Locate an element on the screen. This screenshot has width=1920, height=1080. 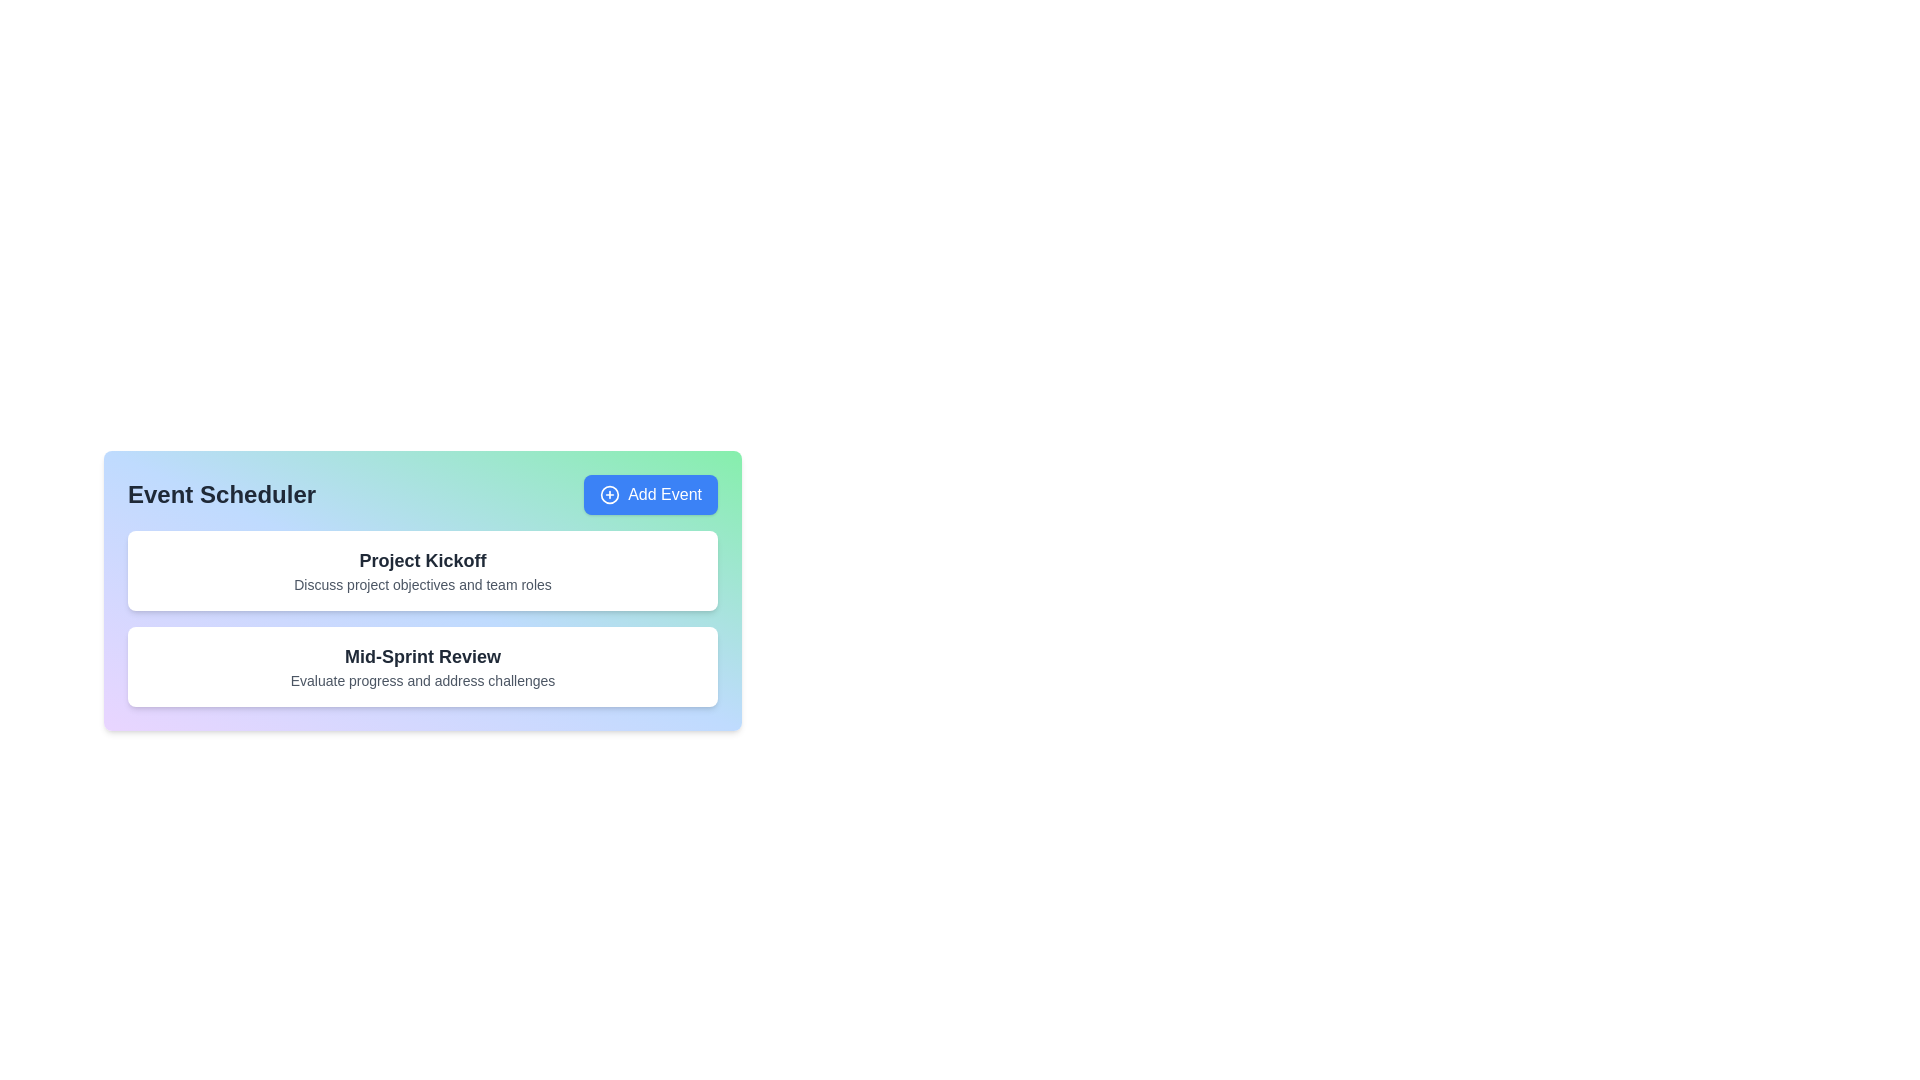
the static text element reading 'Discuss project objectives and team roles', which is located beneath the 'Project Kickoff' title in the card-like section is located at coordinates (421, 585).